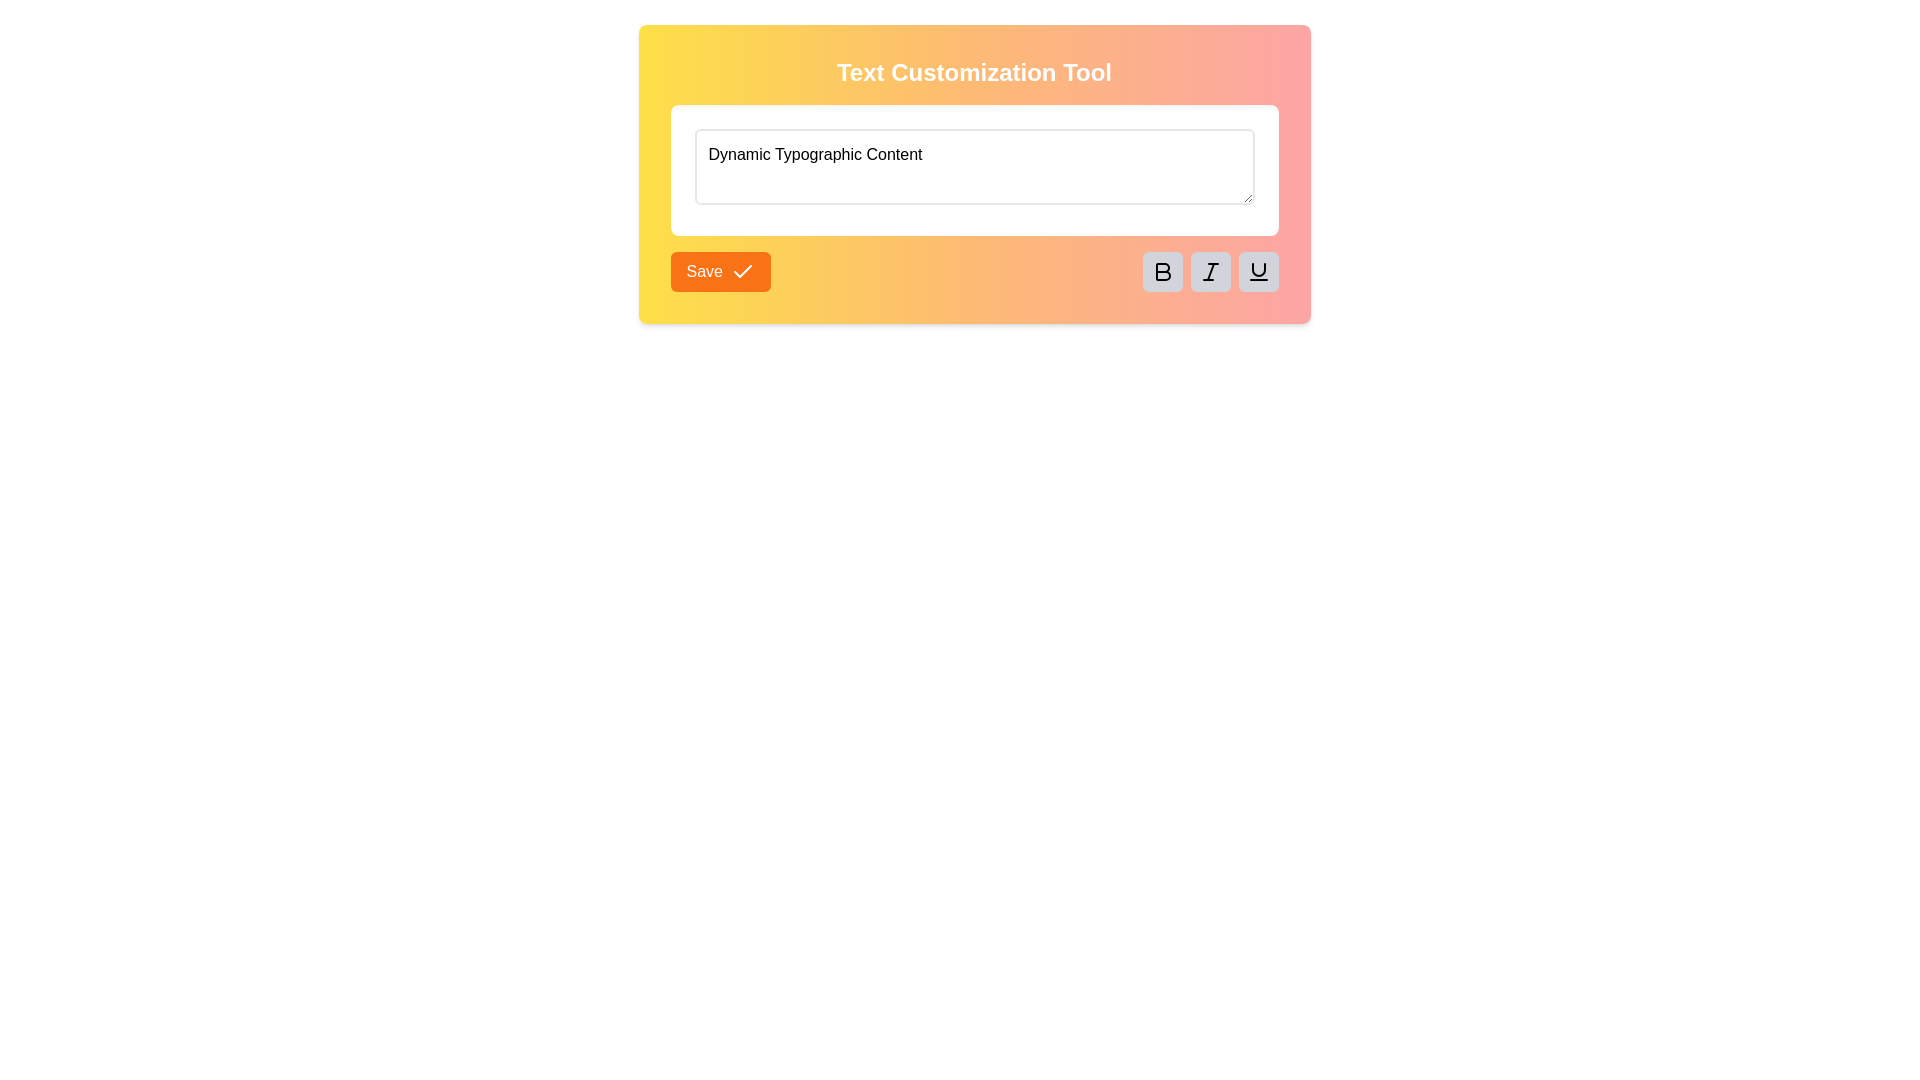  Describe the element at coordinates (720, 272) in the screenshot. I see `the rectangular orange 'Save' button with rounded corners, which displays bold white text and a checkmark icon` at that location.